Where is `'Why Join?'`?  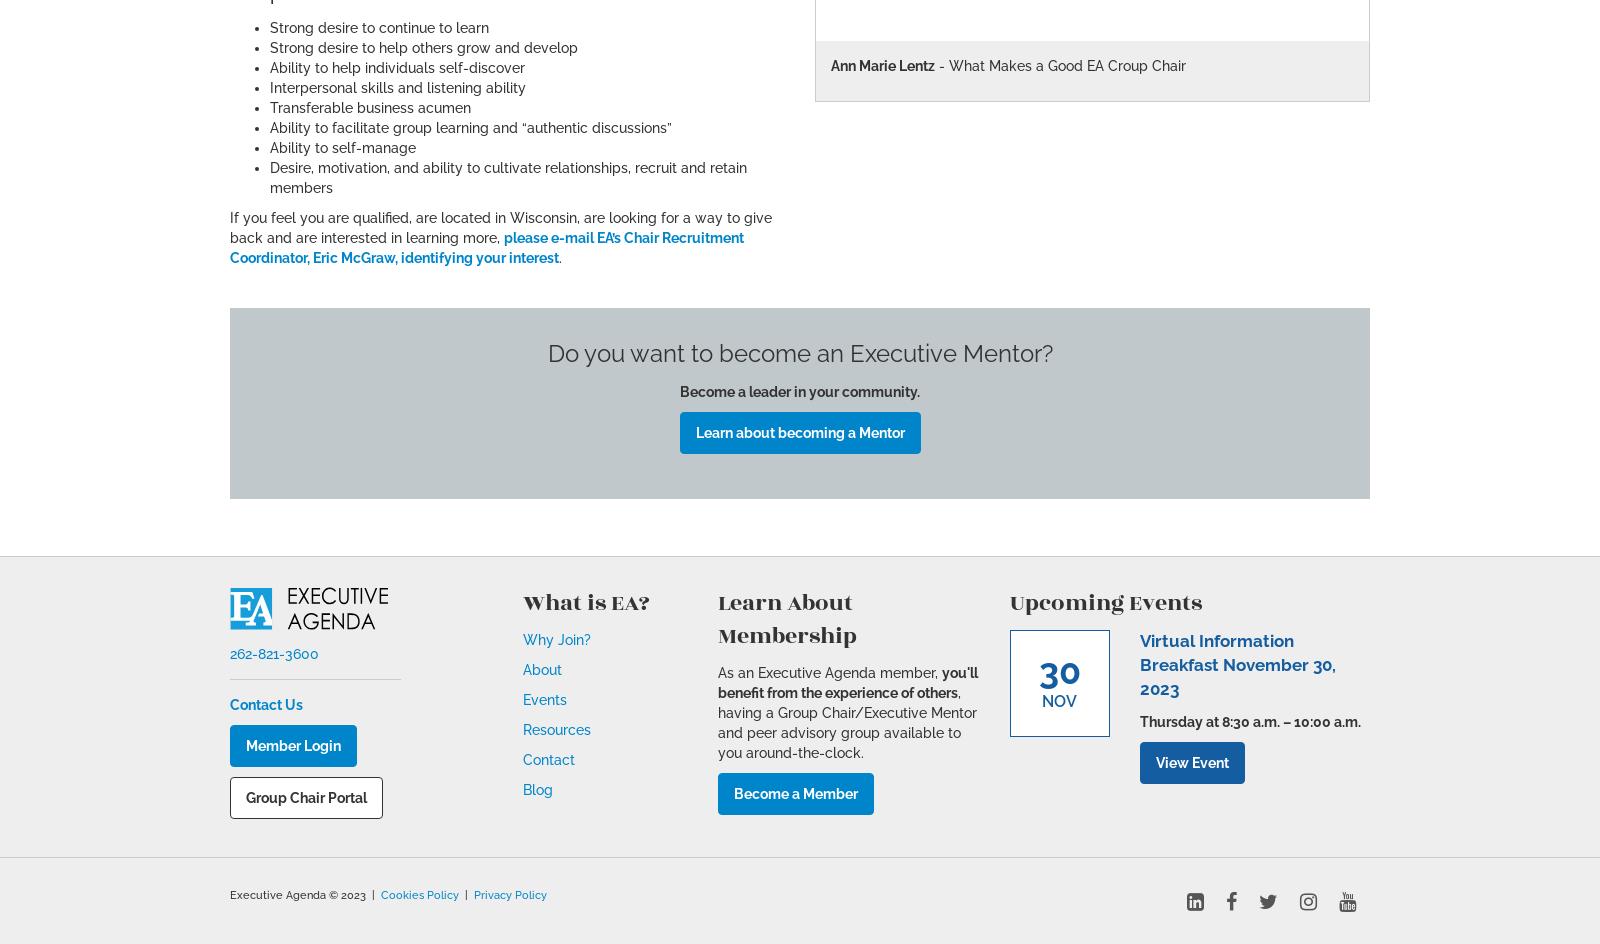
'Why Join?' is located at coordinates (555, 640).